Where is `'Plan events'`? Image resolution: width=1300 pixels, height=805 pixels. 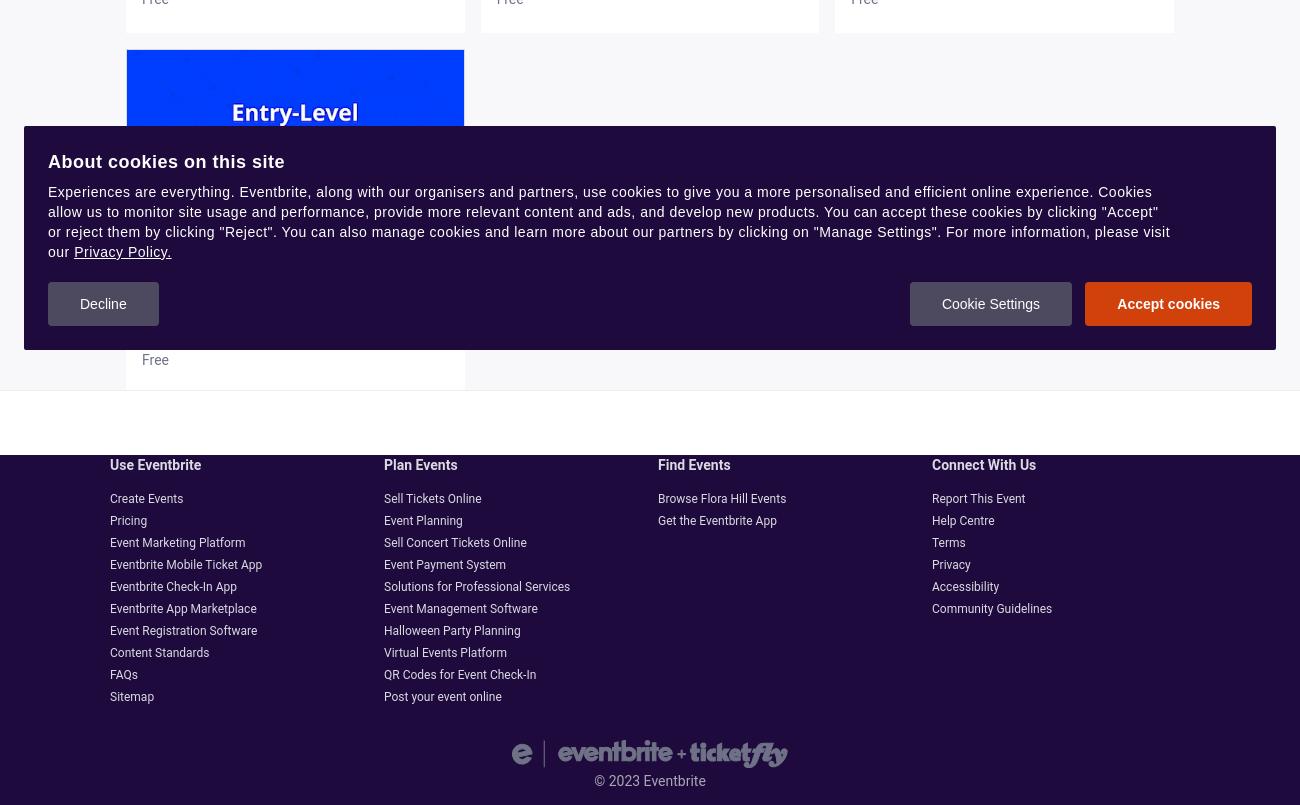
'Plan events' is located at coordinates (420, 464).